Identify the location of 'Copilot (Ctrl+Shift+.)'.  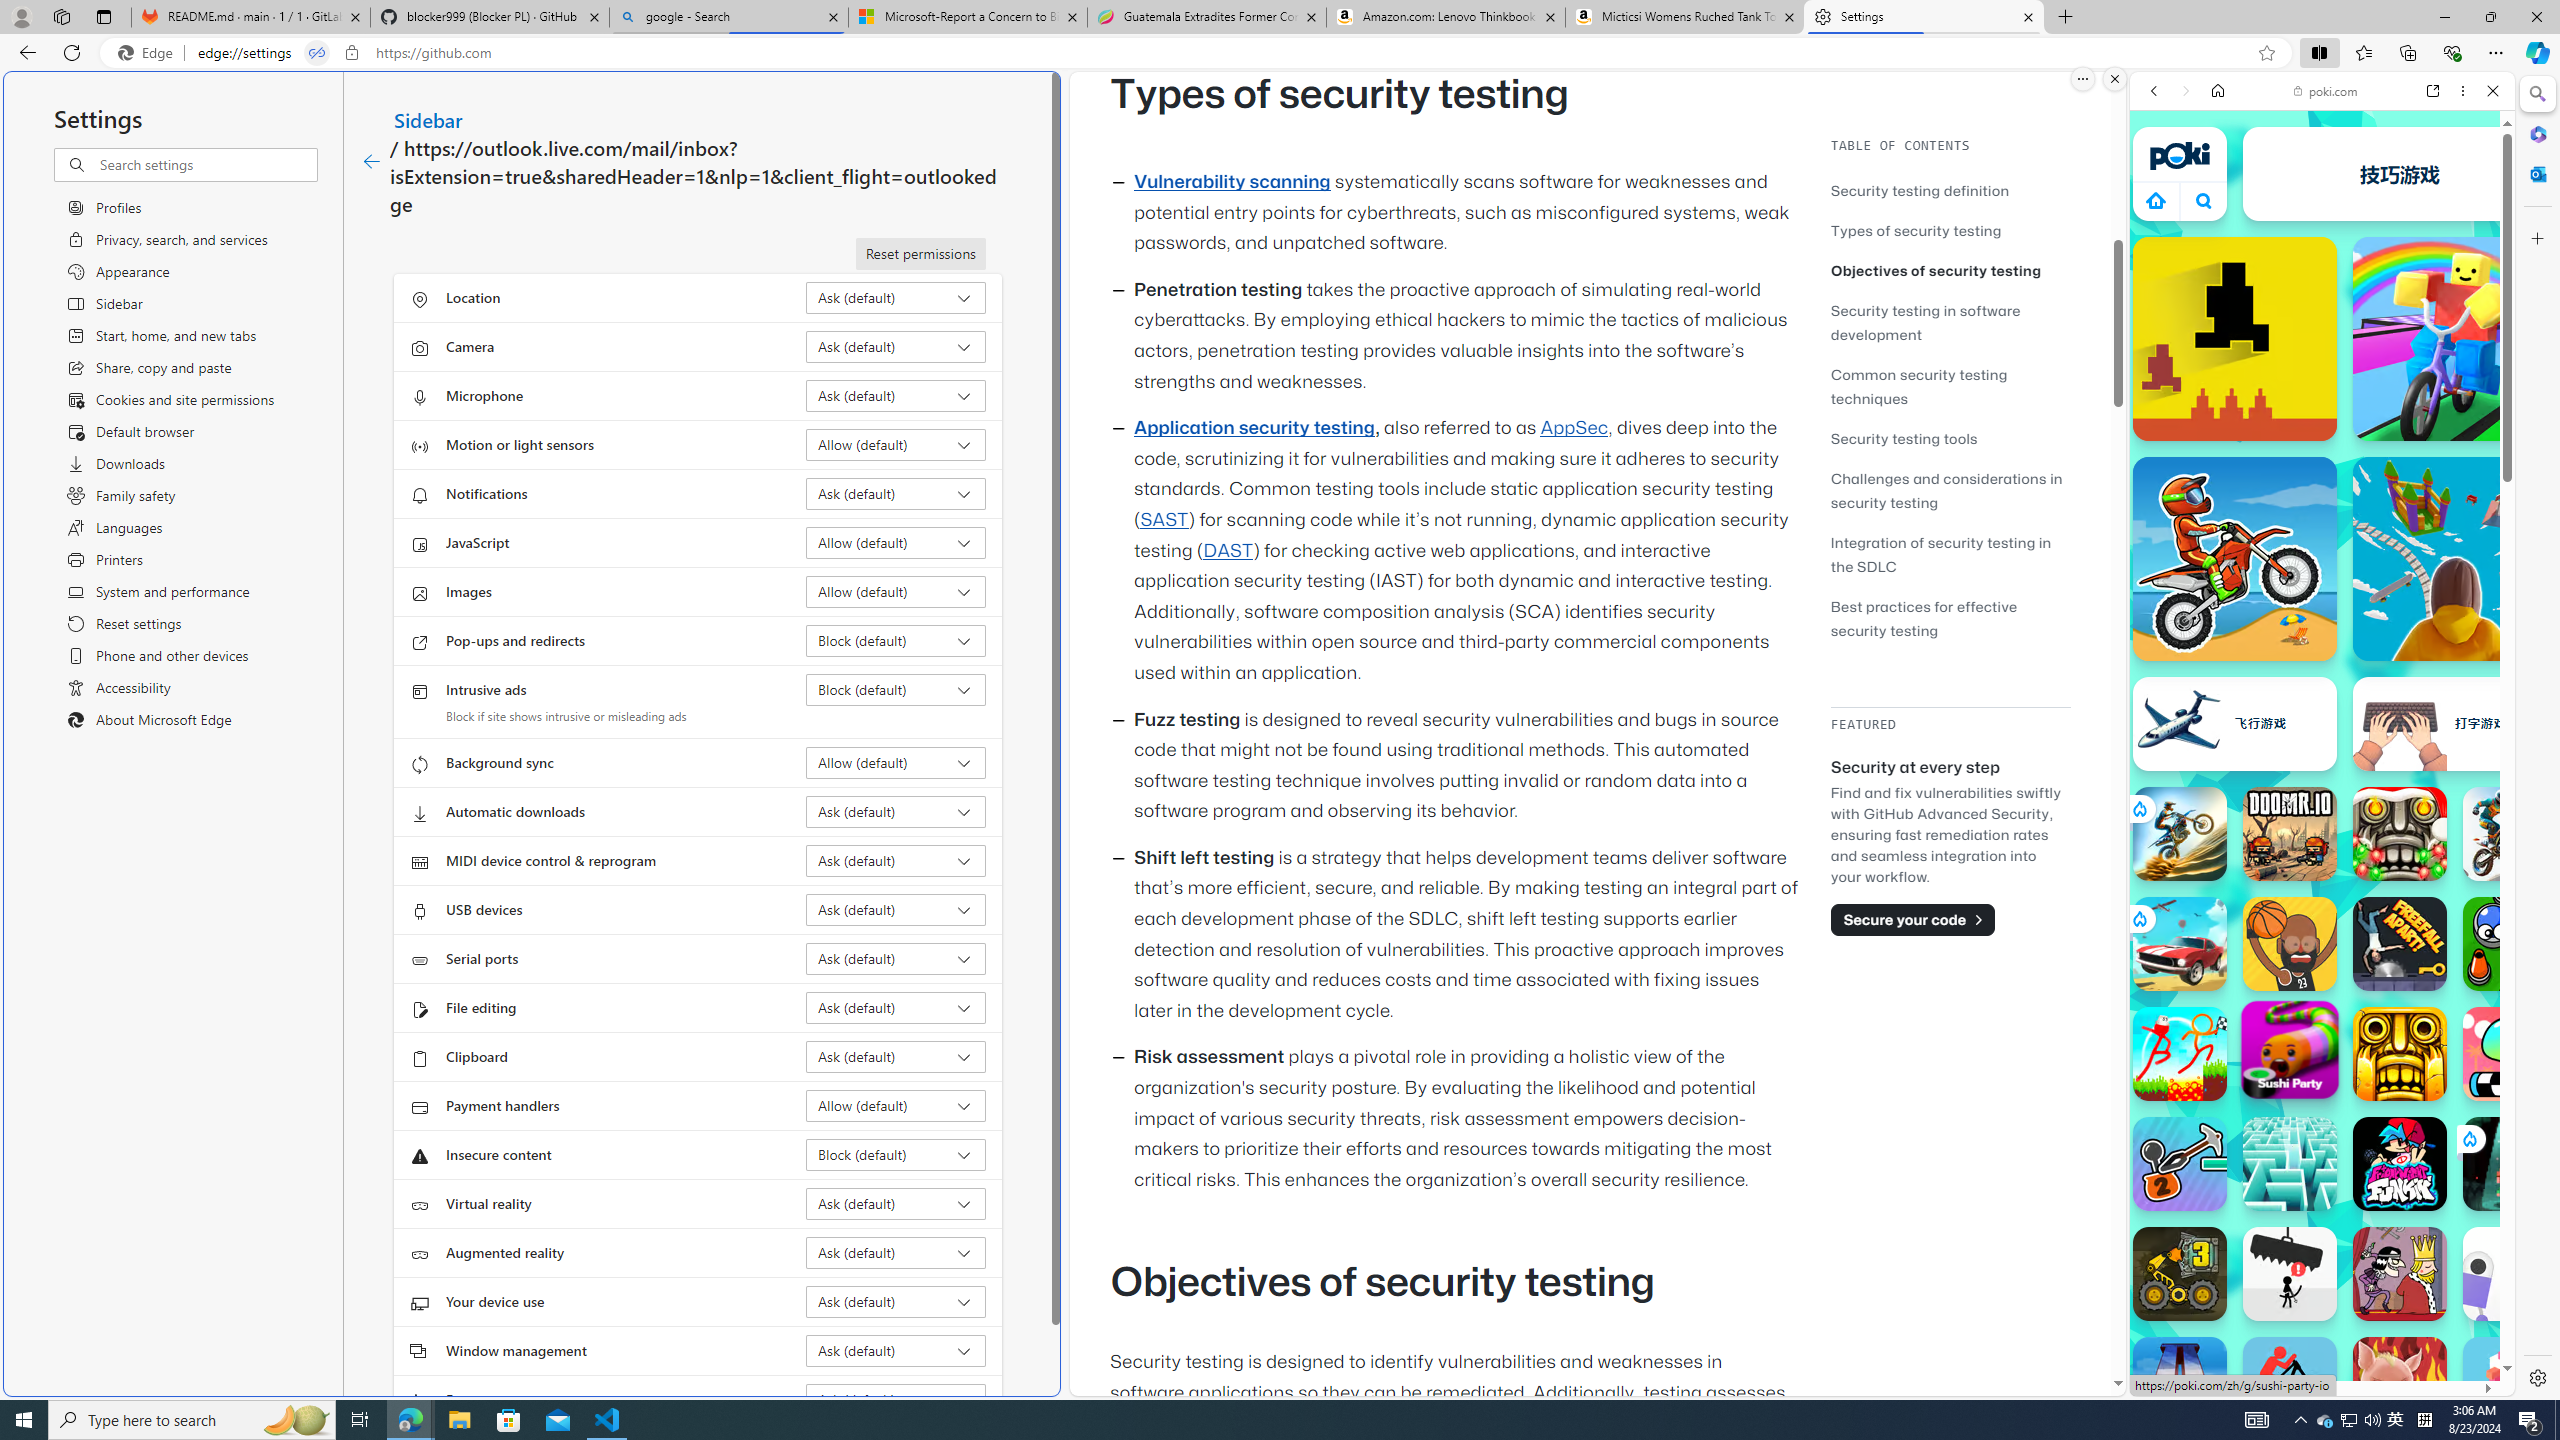
(2535, 51).